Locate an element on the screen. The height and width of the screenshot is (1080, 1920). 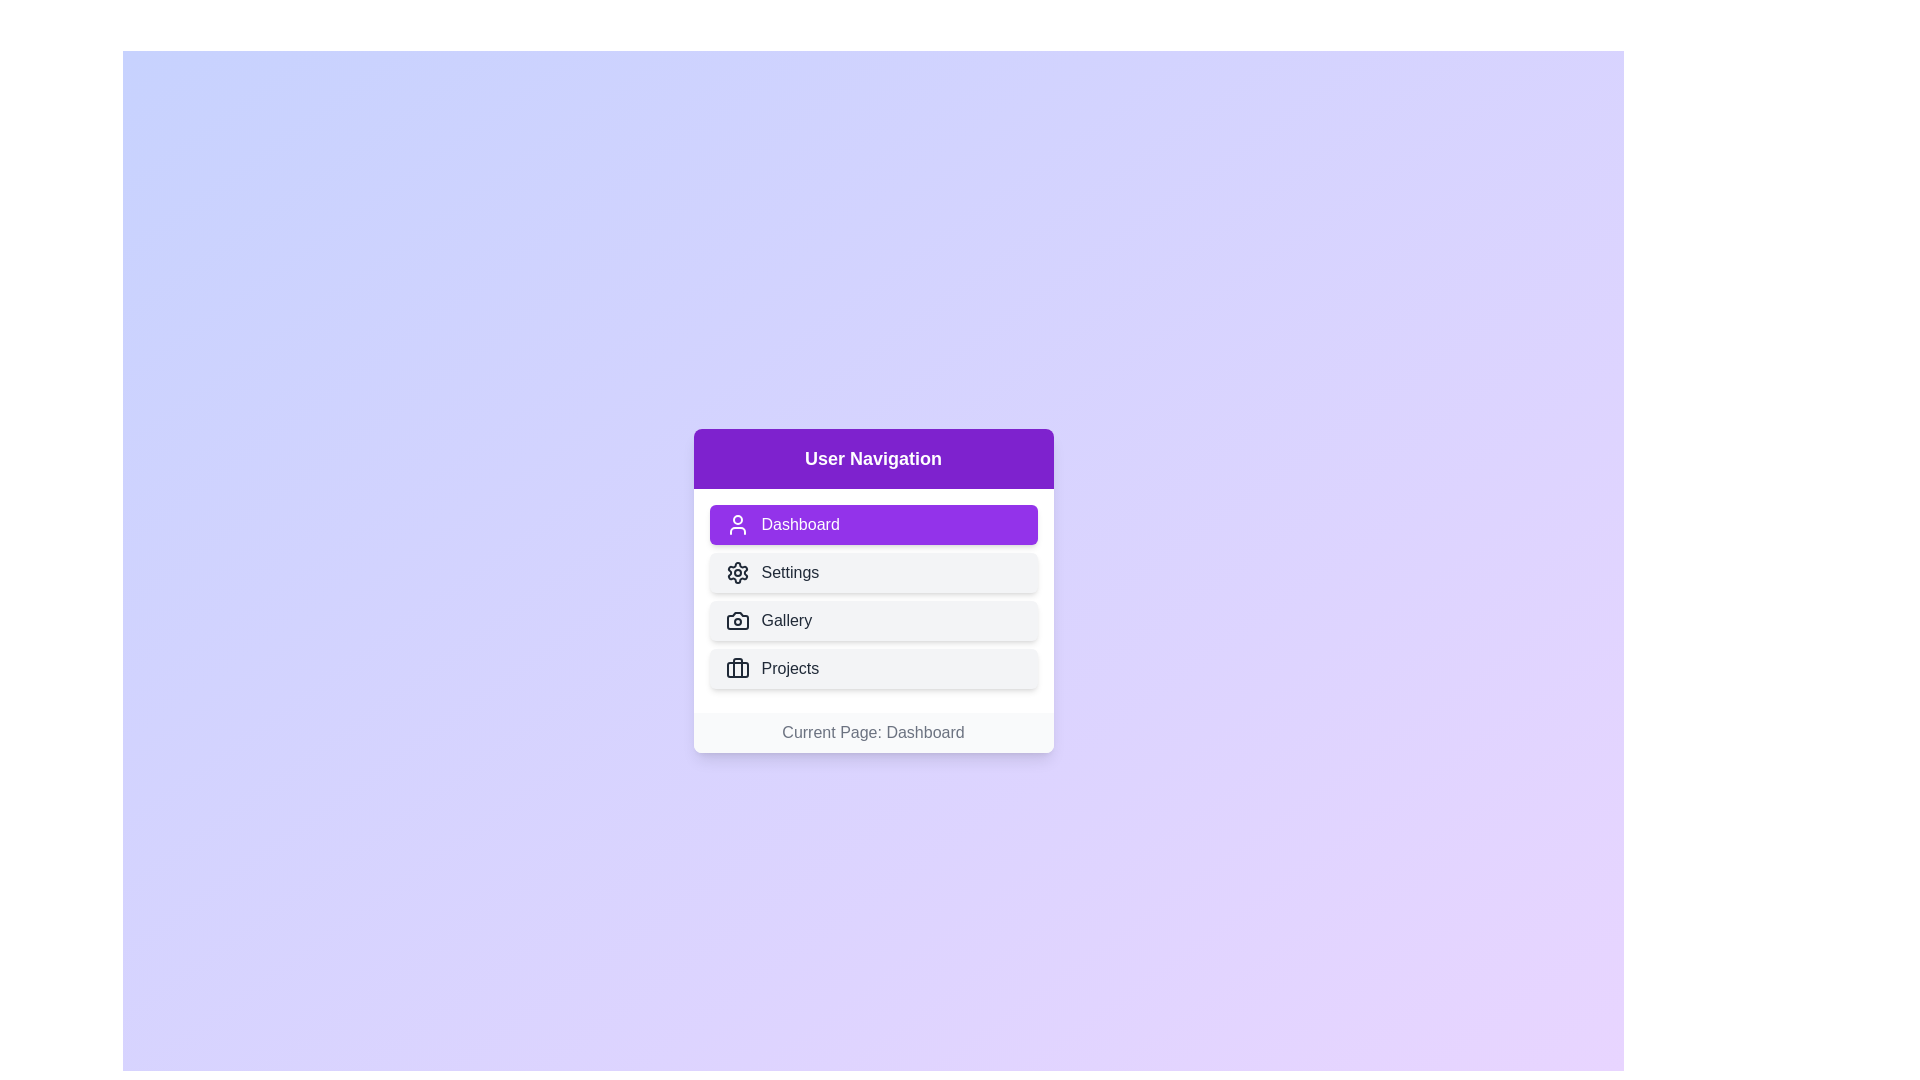
the Settings button to navigate to the respective section is located at coordinates (873, 573).